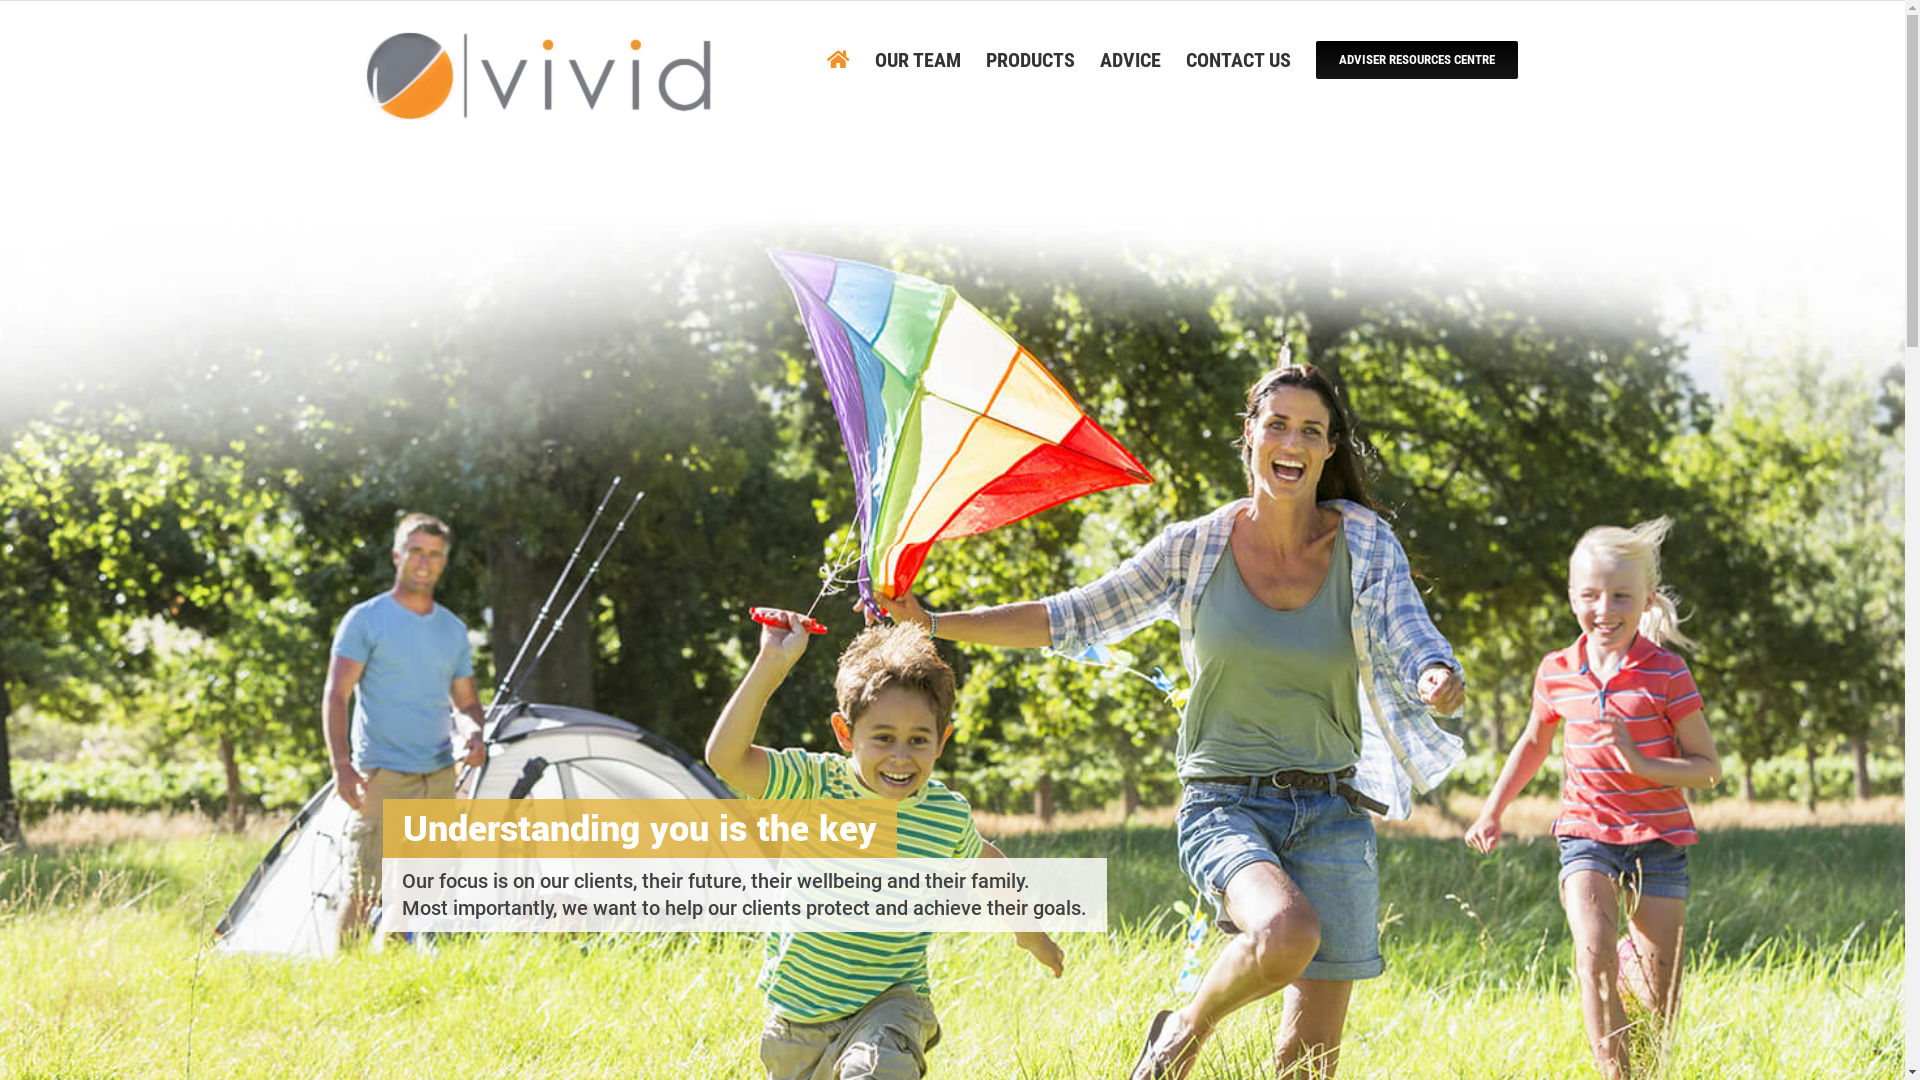 The image size is (1920, 1080). I want to click on 'ADVISER RESOURCES CENTRE', so click(1415, 59).